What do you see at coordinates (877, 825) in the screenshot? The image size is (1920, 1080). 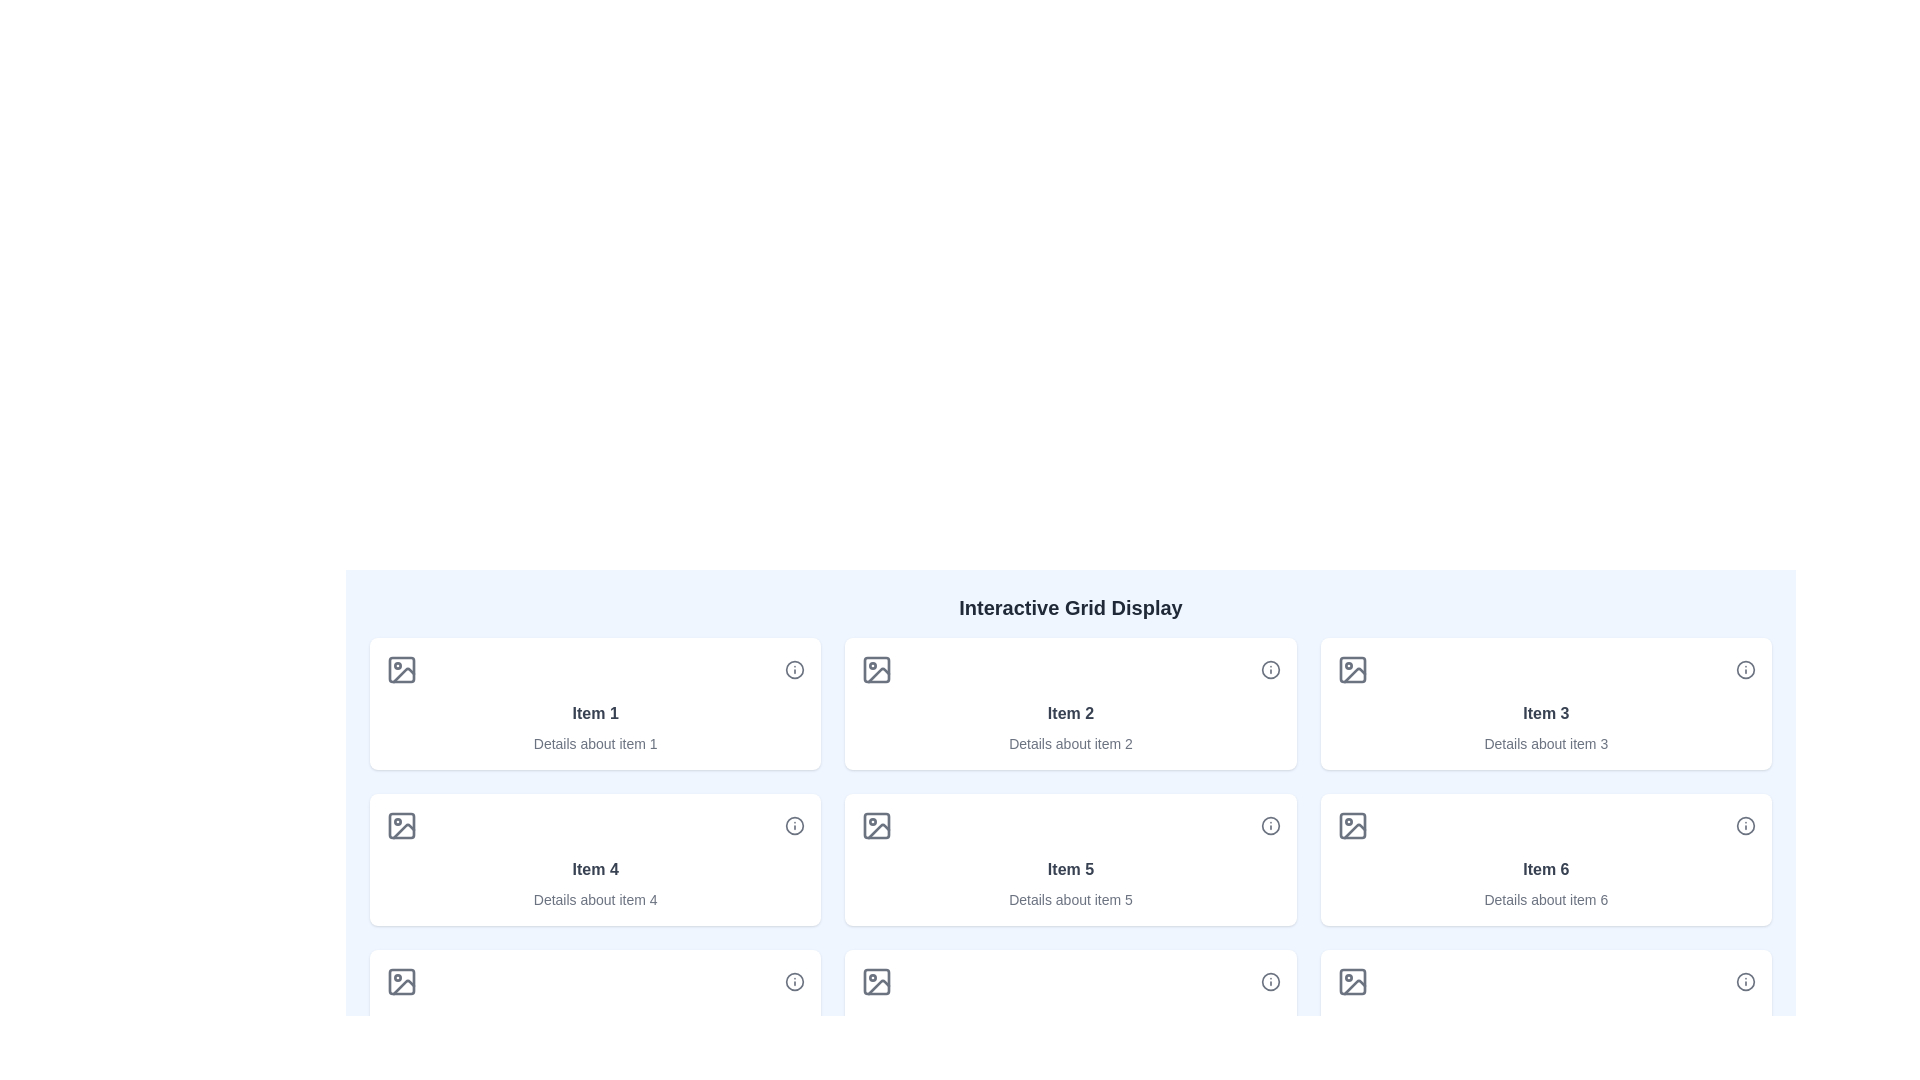 I see `the square-shaped image icon with rounded corners located in the top-left corner of the fifth item in a 3x2 grid layout` at bounding box center [877, 825].